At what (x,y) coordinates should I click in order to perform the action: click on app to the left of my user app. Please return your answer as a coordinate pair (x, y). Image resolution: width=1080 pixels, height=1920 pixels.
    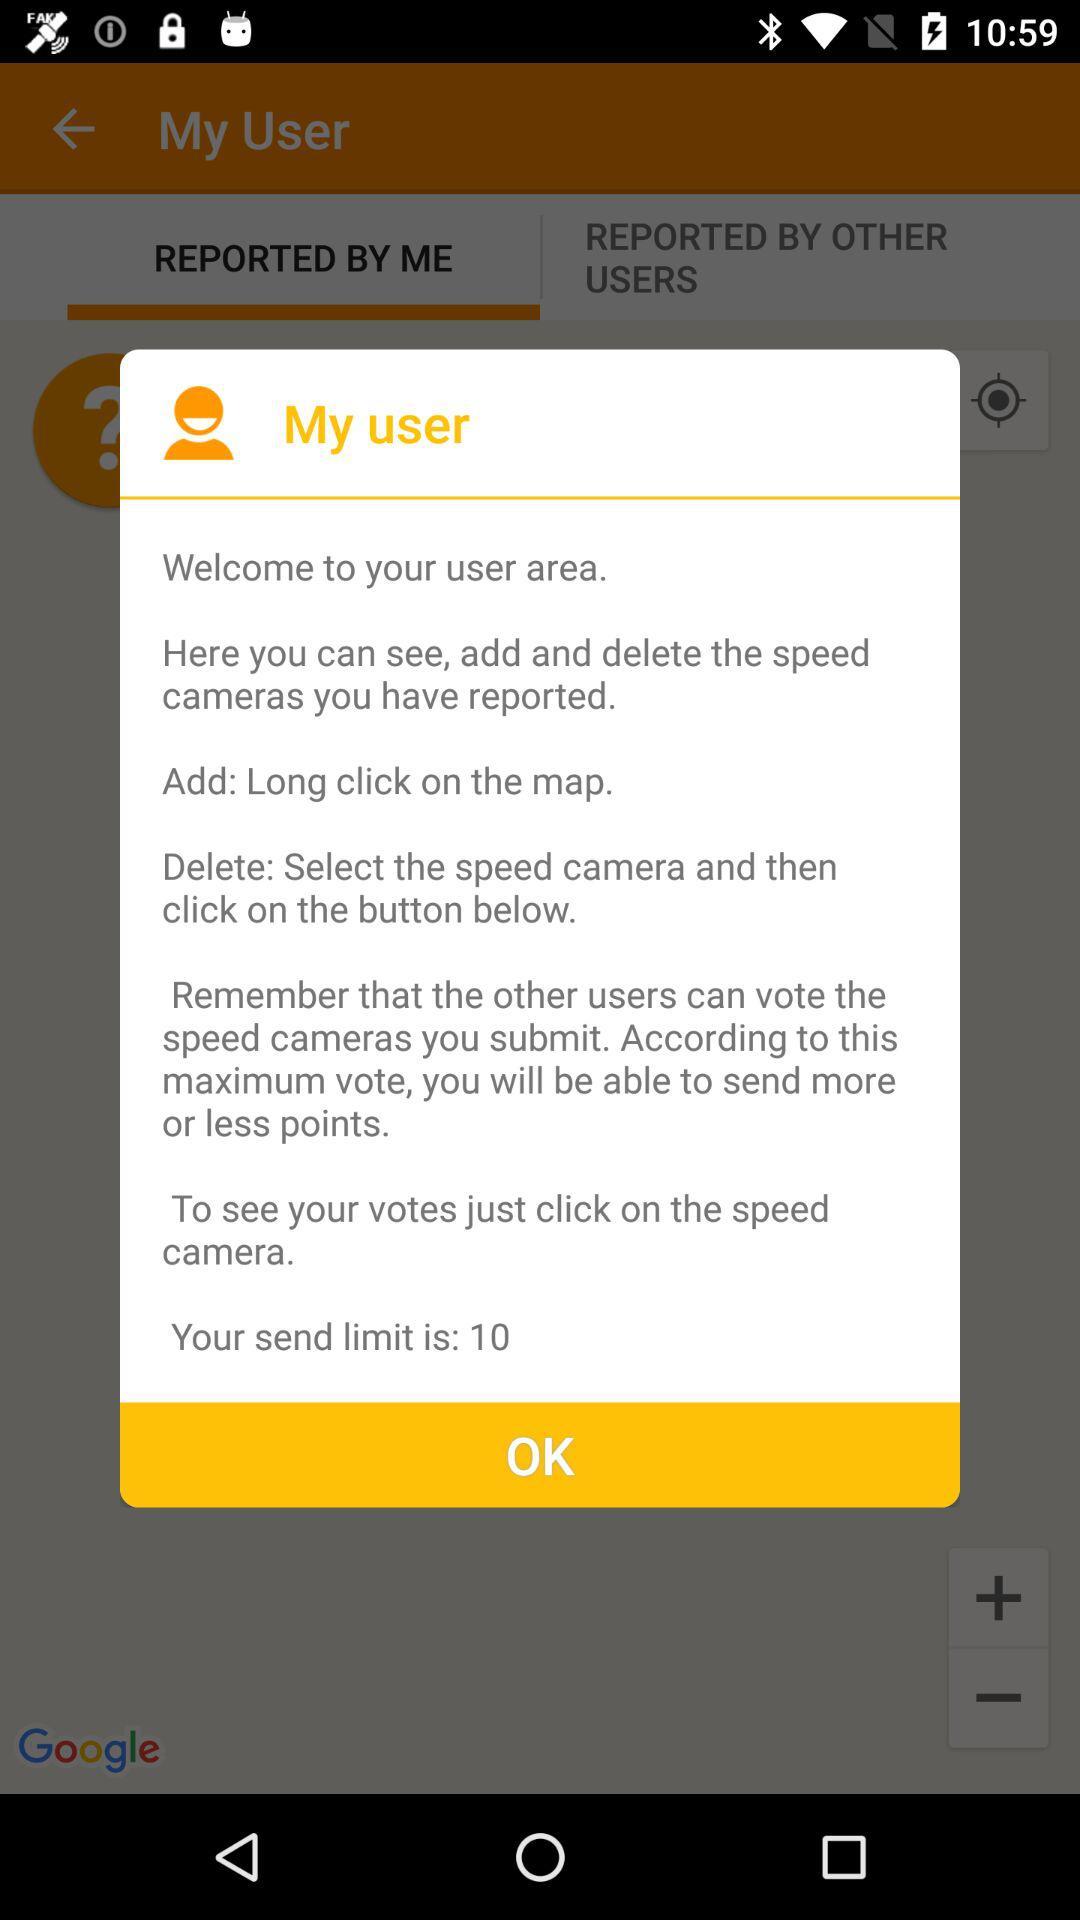
    Looking at the image, I should click on (198, 421).